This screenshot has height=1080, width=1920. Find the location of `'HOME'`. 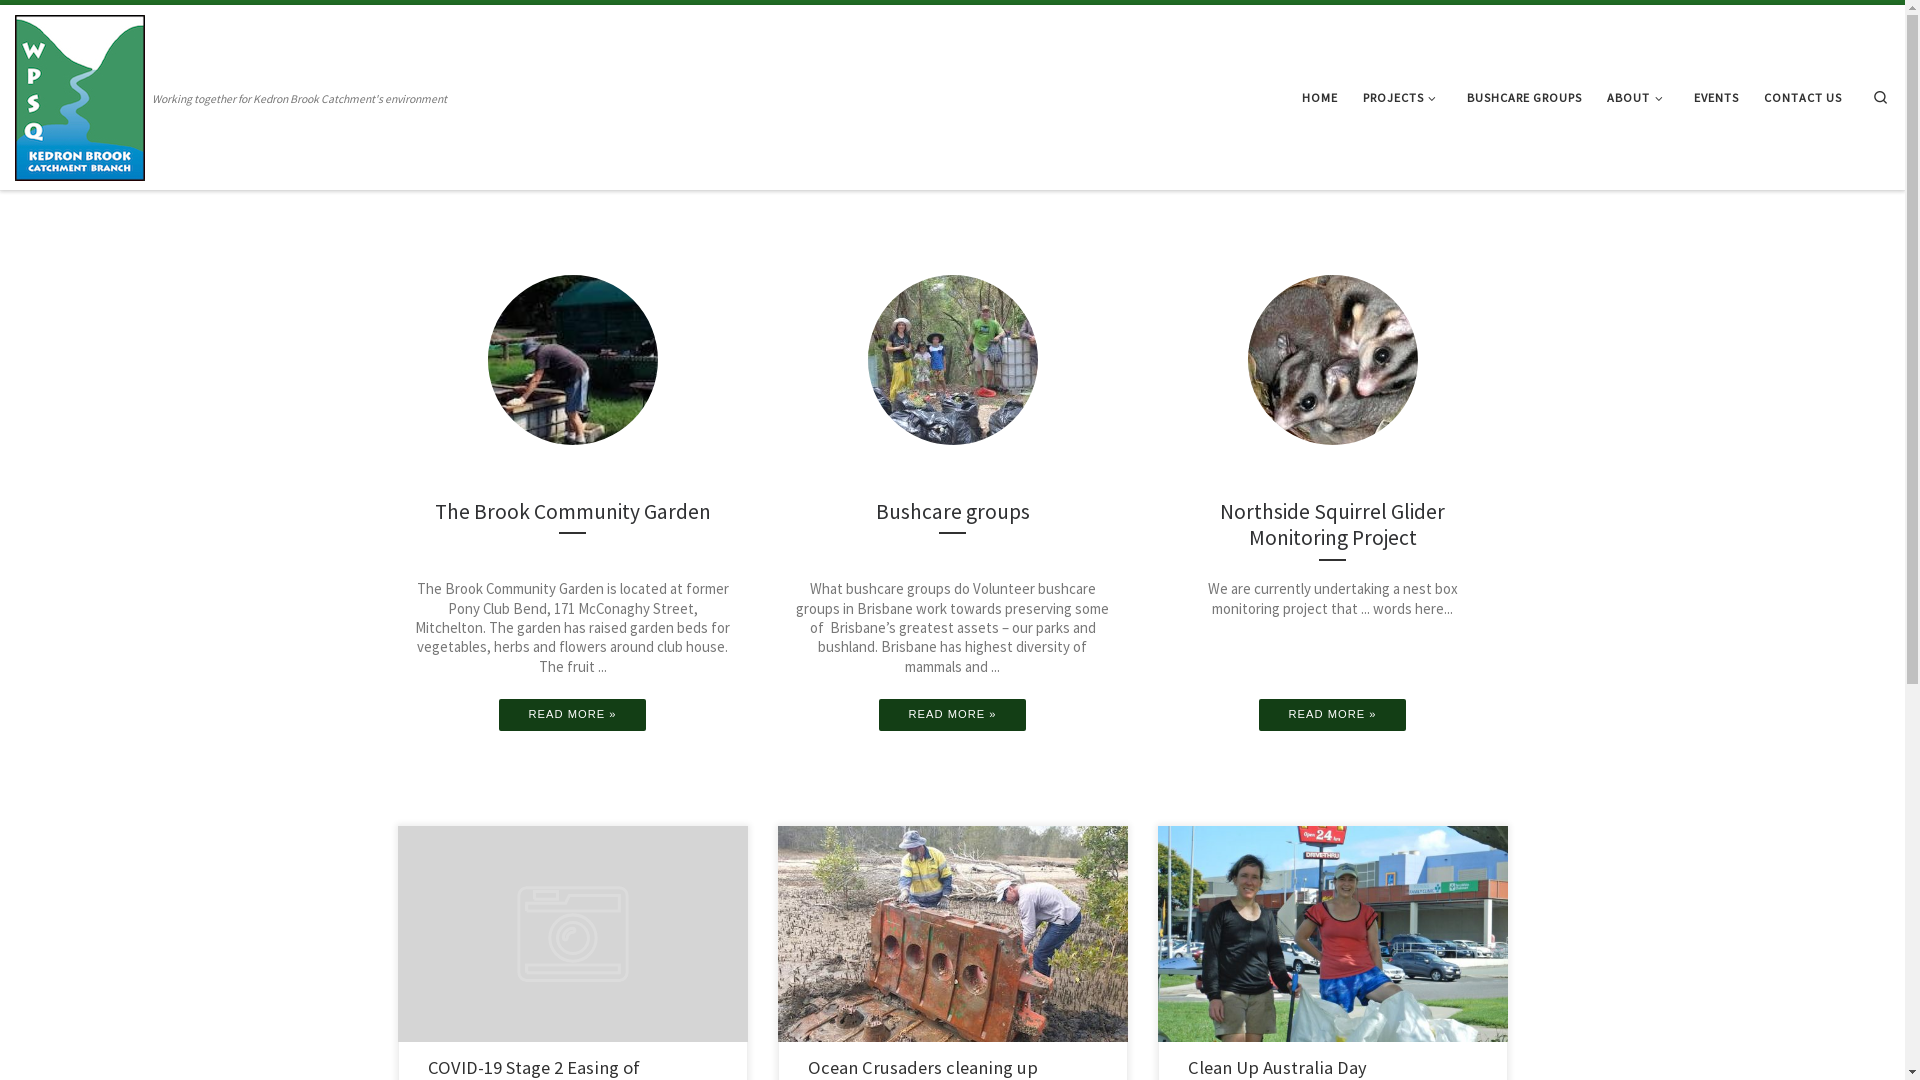

'HOME' is located at coordinates (1320, 97).